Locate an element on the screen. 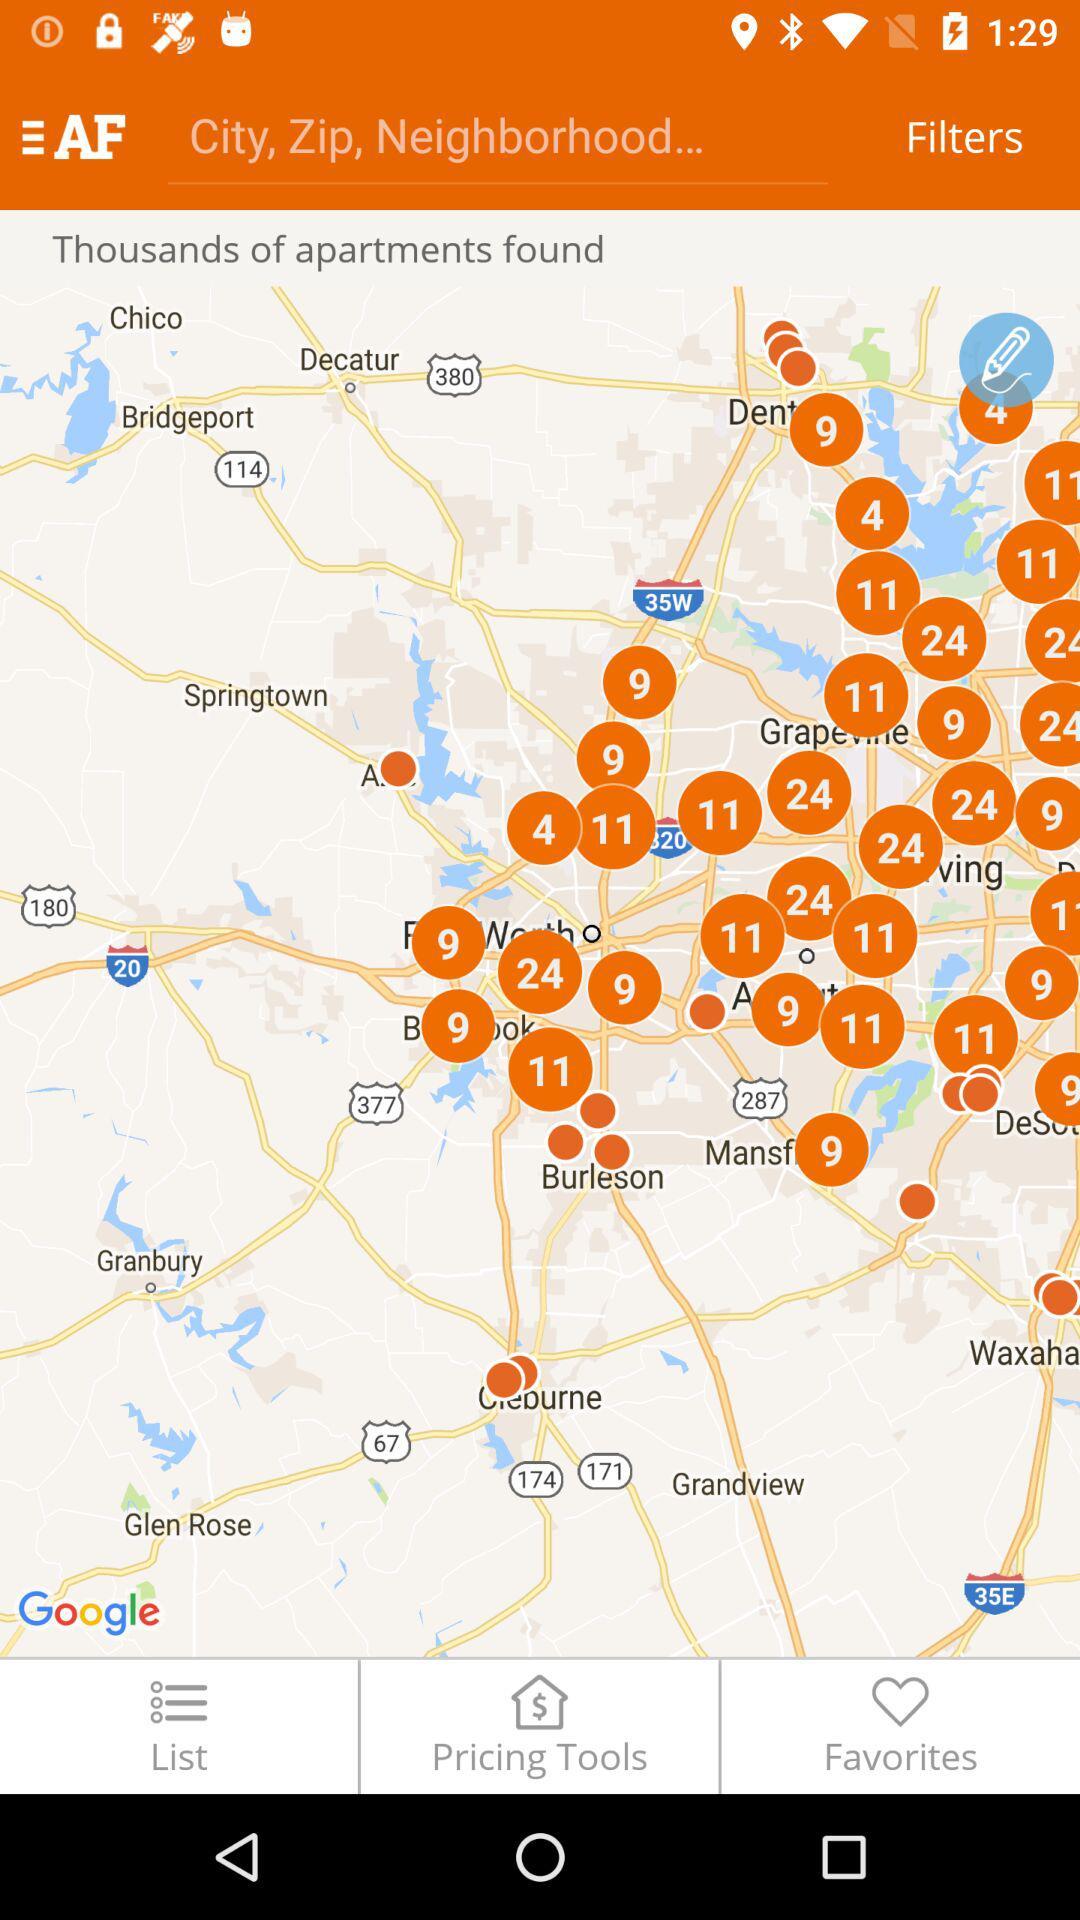  the favorites at the bottom right corner is located at coordinates (900, 1725).